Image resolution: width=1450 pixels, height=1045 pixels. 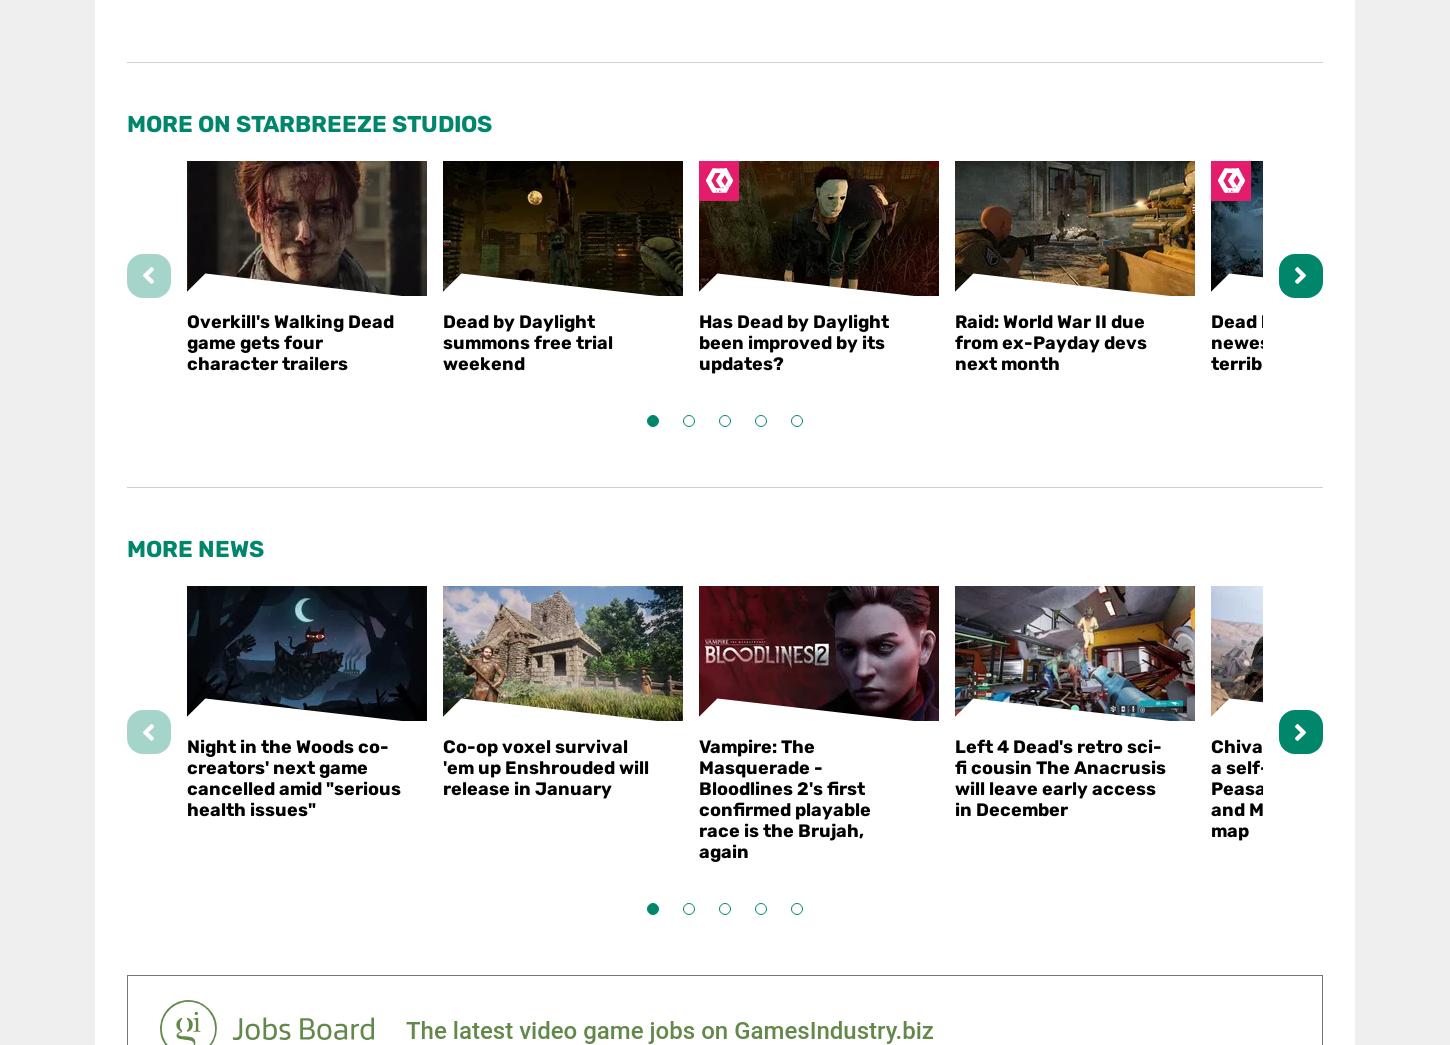 I want to click on 'Left 4 Dead's retro sci-fi cousin The Anacrusis will leave early access in December', so click(x=953, y=777).